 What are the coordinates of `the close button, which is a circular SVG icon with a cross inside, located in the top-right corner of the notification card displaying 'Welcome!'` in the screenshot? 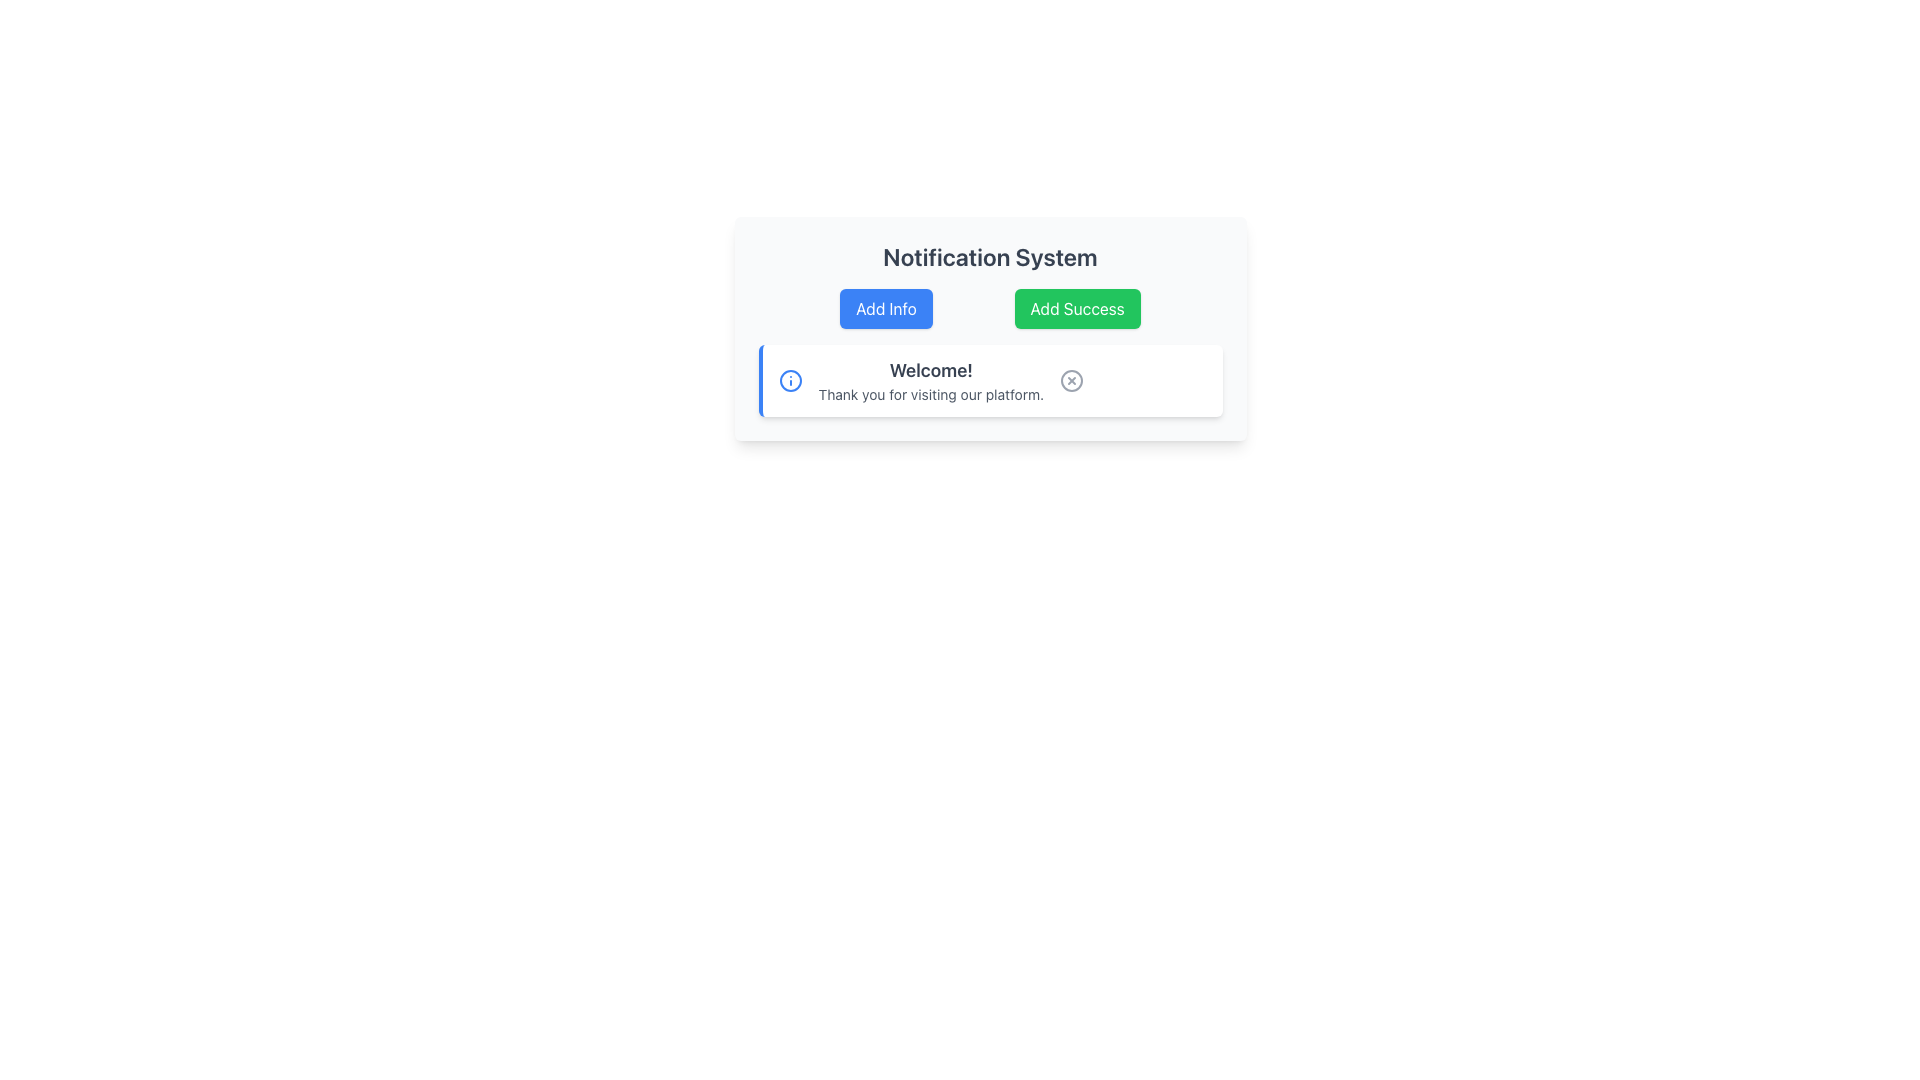 It's located at (1071, 381).